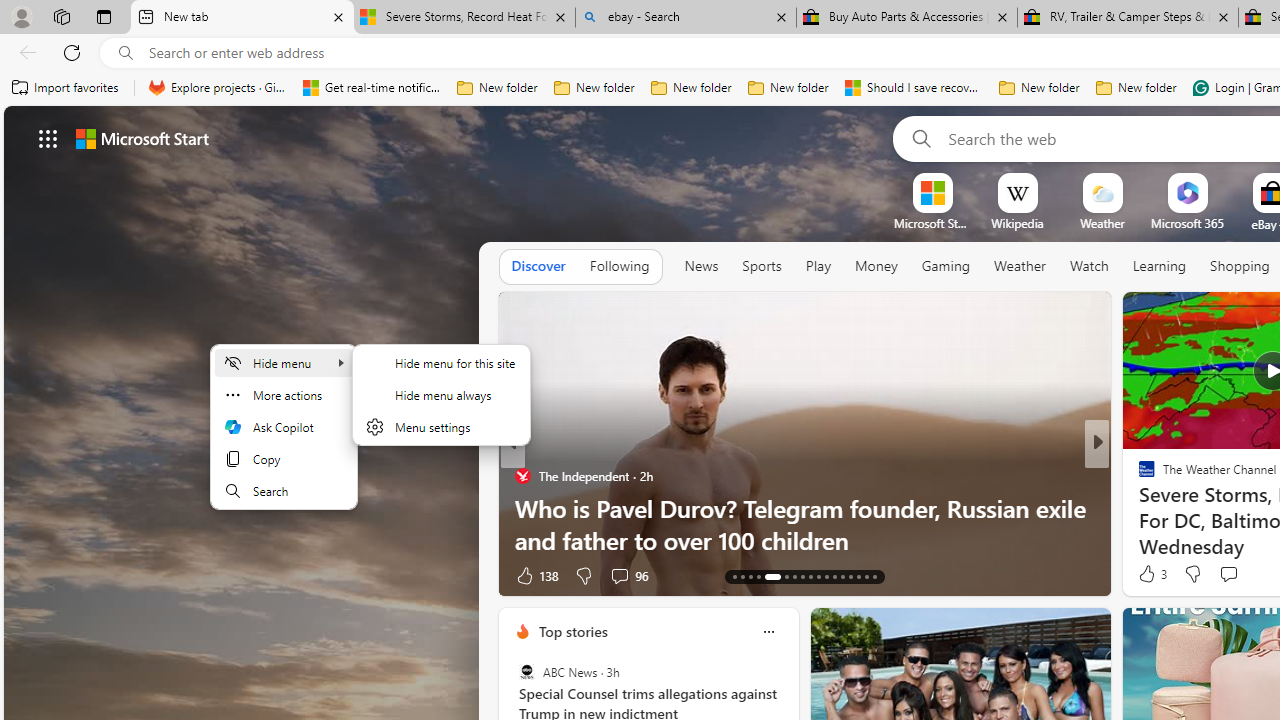 Image resolution: width=1280 pixels, height=720 pixels. I want to click on 'Microsoft 365', so click(1187, 223).